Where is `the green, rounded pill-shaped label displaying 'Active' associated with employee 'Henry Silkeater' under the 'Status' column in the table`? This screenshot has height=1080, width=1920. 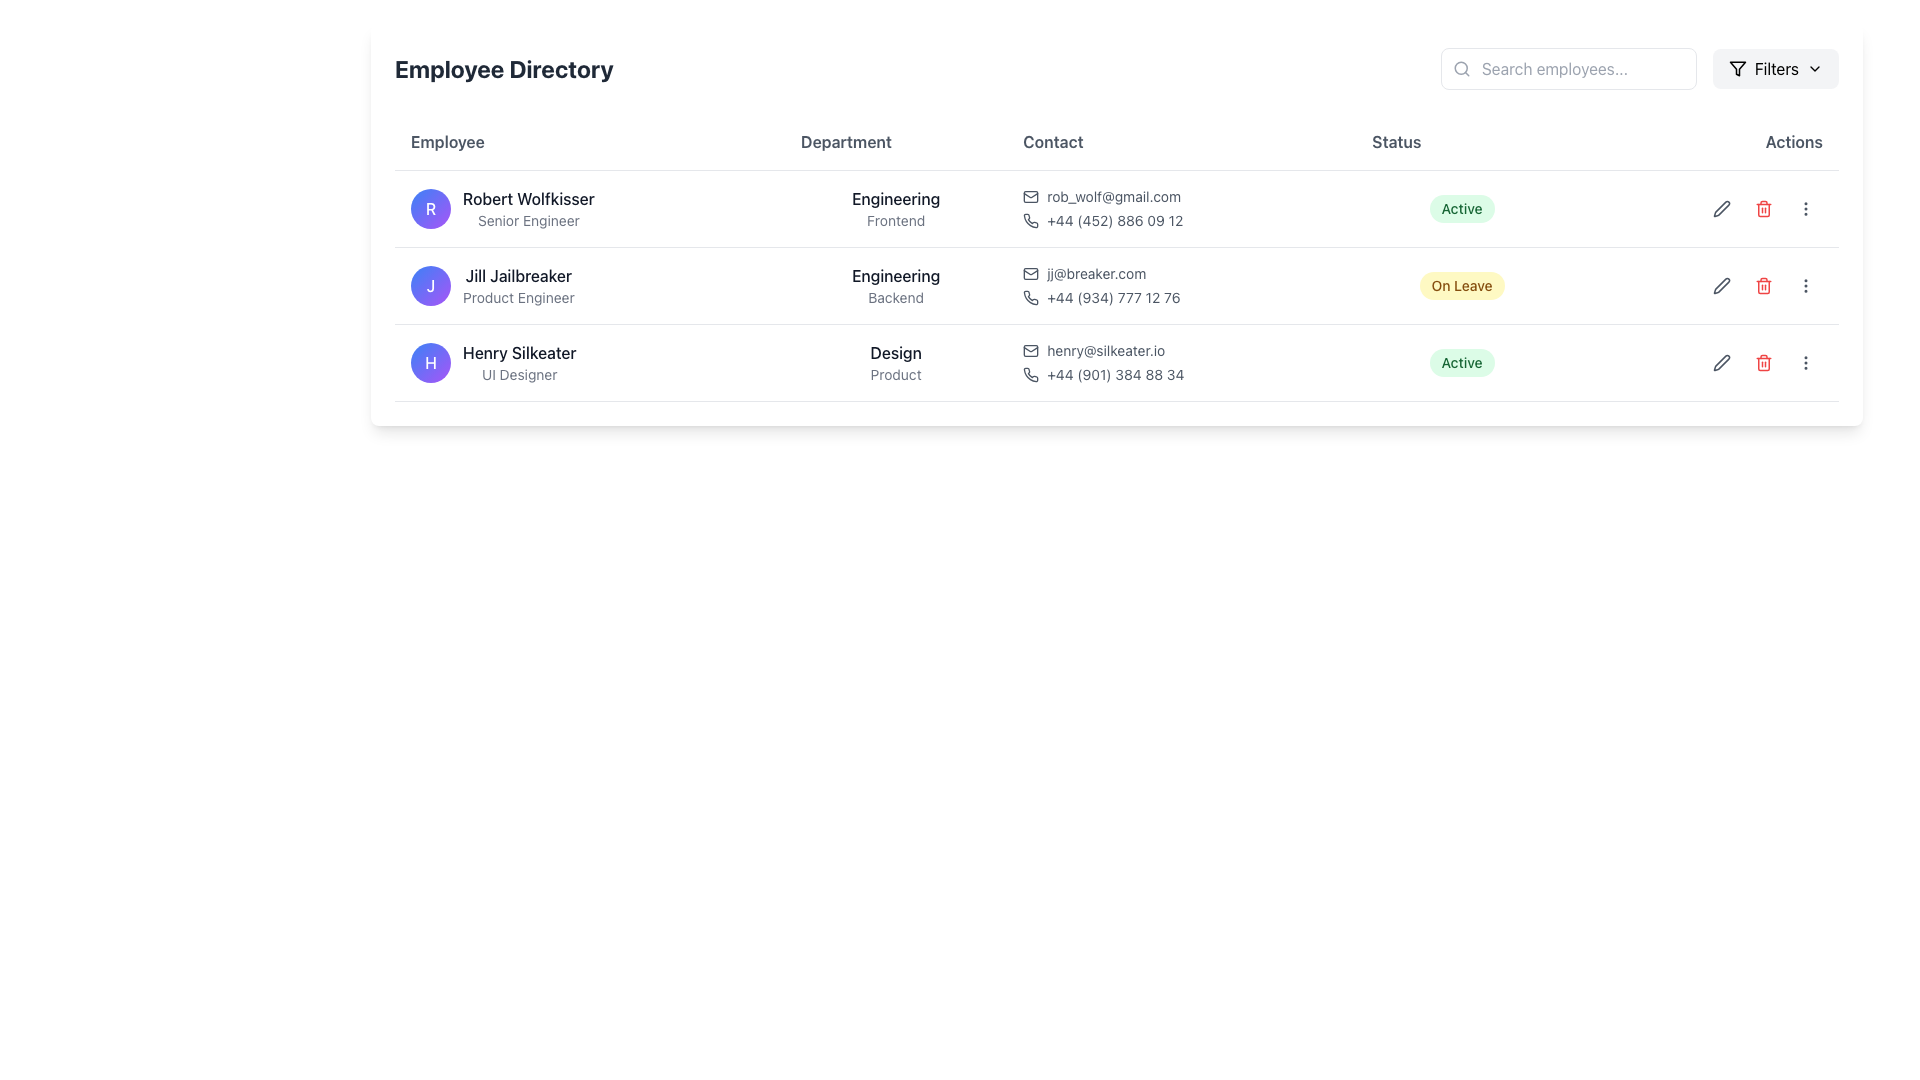
the green, rounded pill-shaped label displaying 'Active' associated with employee 'Henry Silkeater' under the 'Status' column in the table is located at coordinates (1462, 362).